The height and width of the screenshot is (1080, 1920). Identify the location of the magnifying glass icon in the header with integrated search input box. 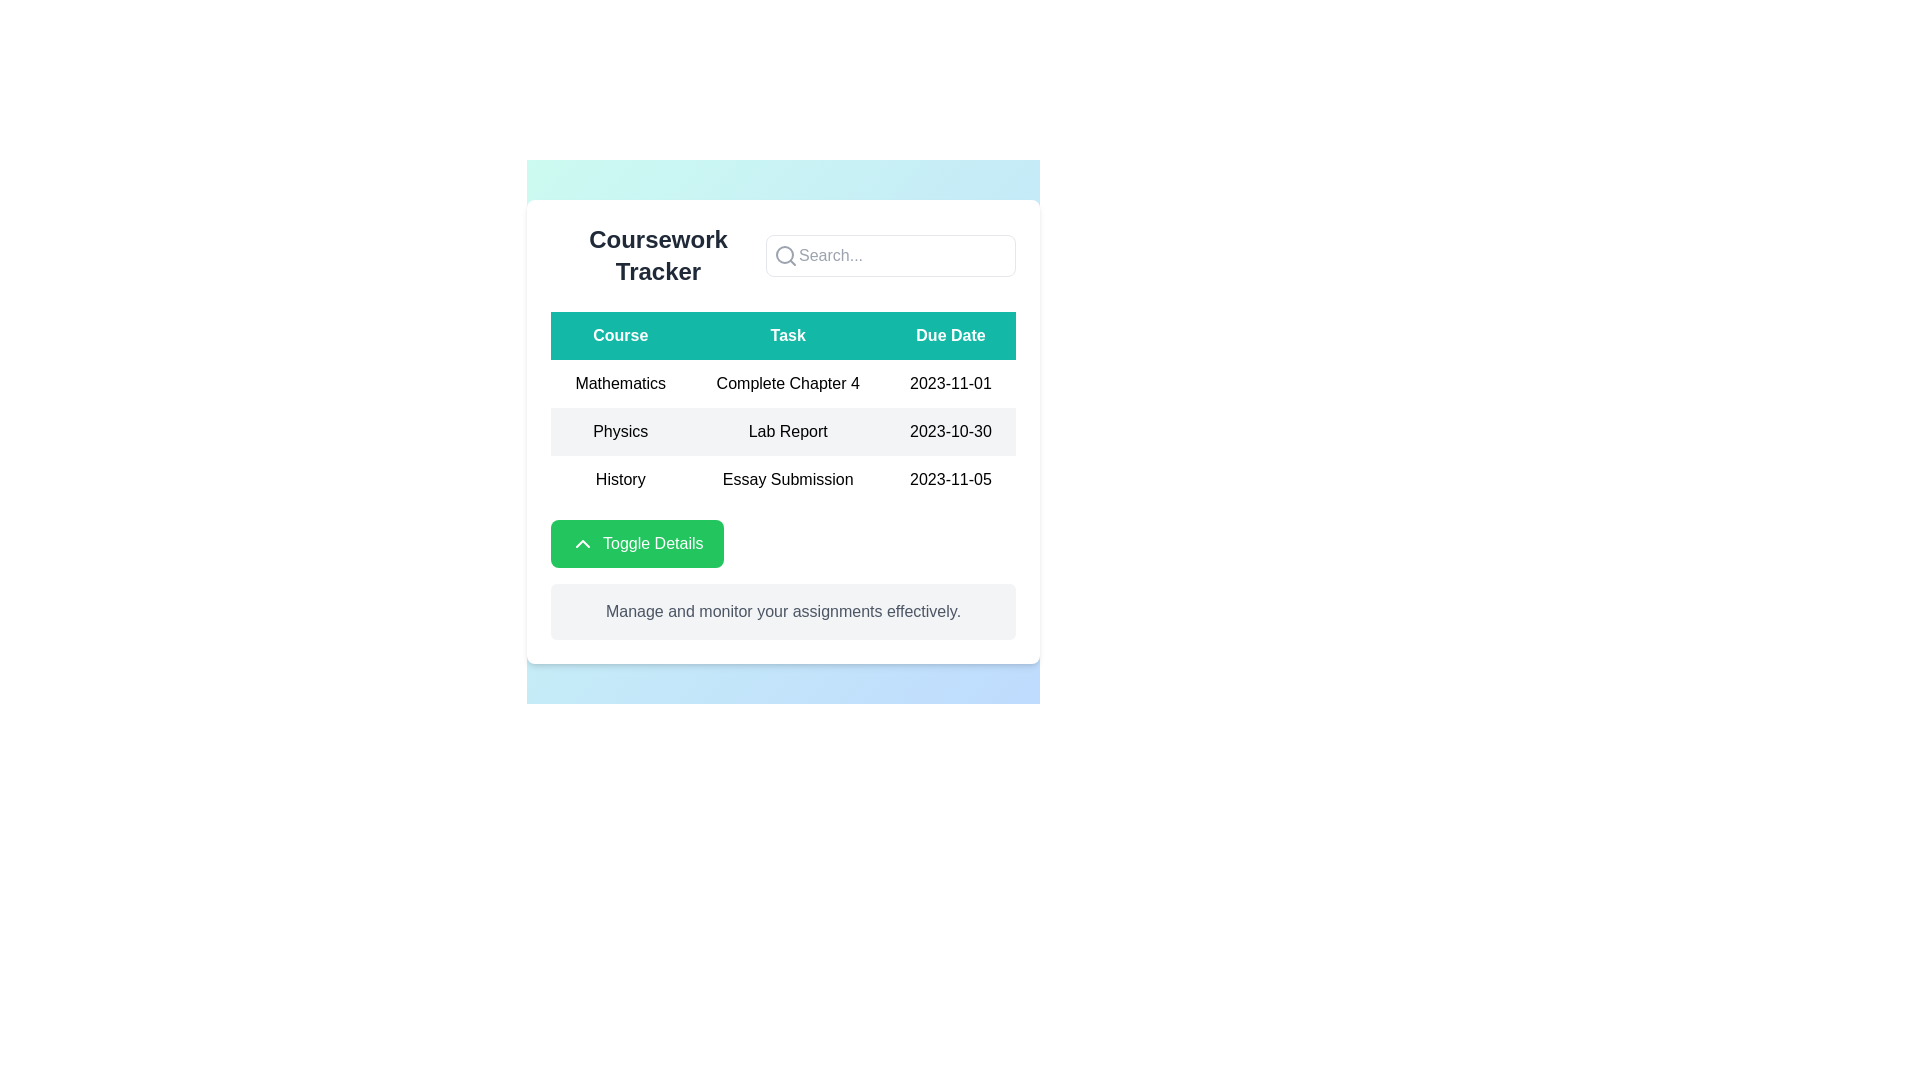
(782, 254).